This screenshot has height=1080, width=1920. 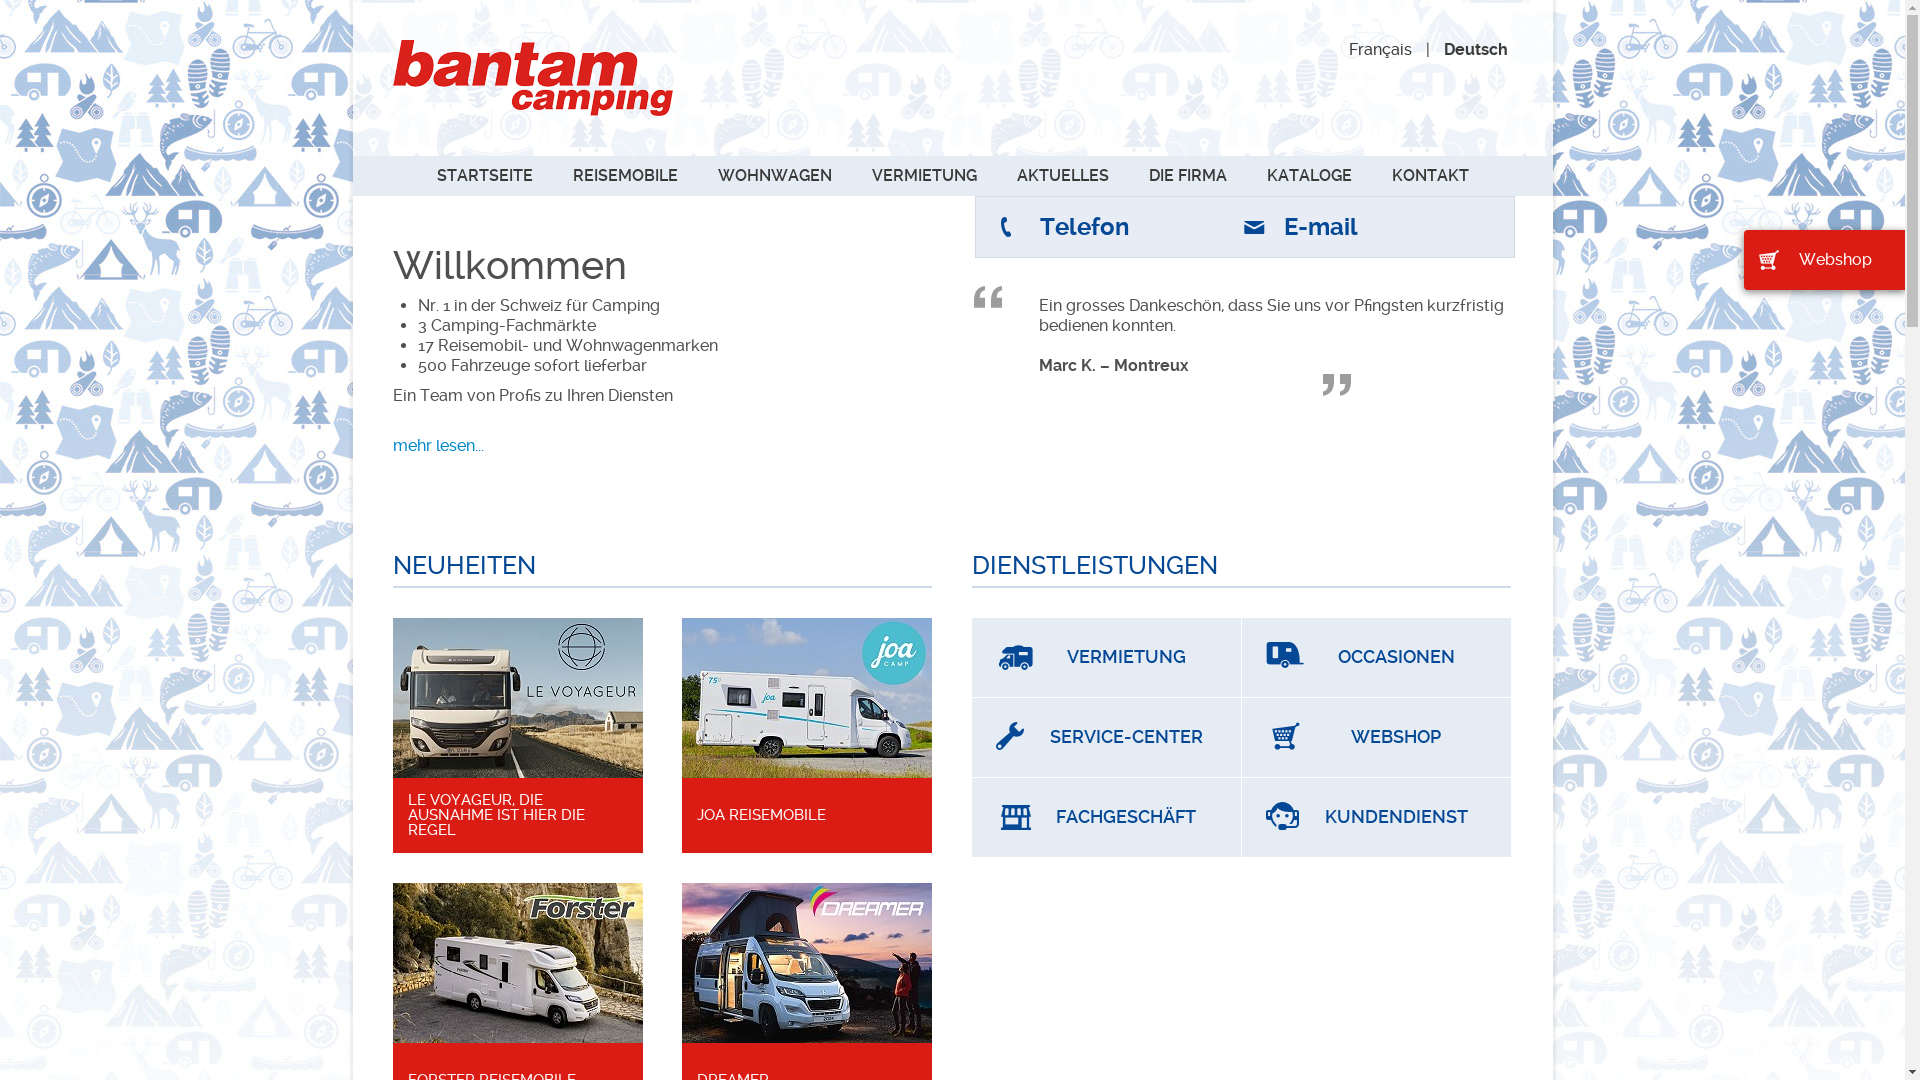 I want to click on 'WEBSHOP', so click(x=1375, y=737).